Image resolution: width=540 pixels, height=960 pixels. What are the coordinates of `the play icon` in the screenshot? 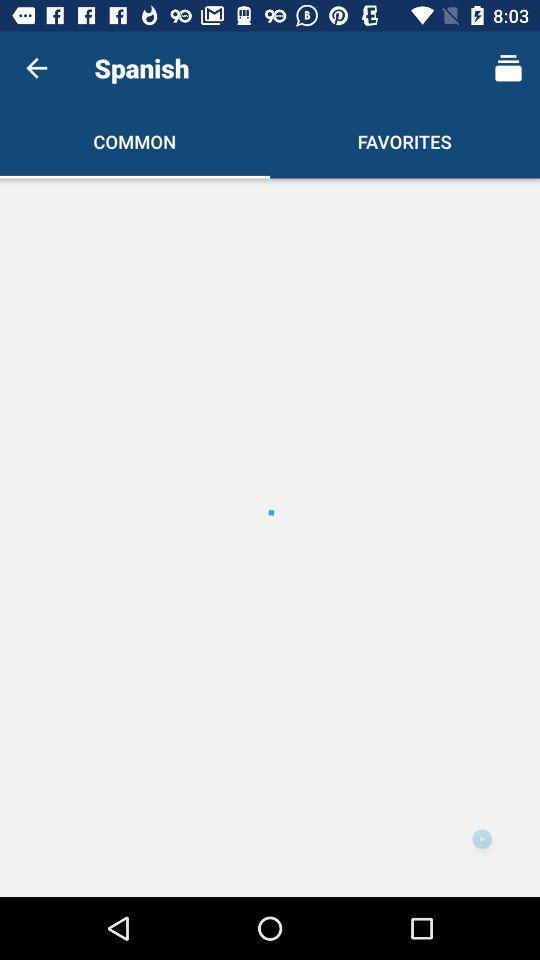 It's located at (481, 839).